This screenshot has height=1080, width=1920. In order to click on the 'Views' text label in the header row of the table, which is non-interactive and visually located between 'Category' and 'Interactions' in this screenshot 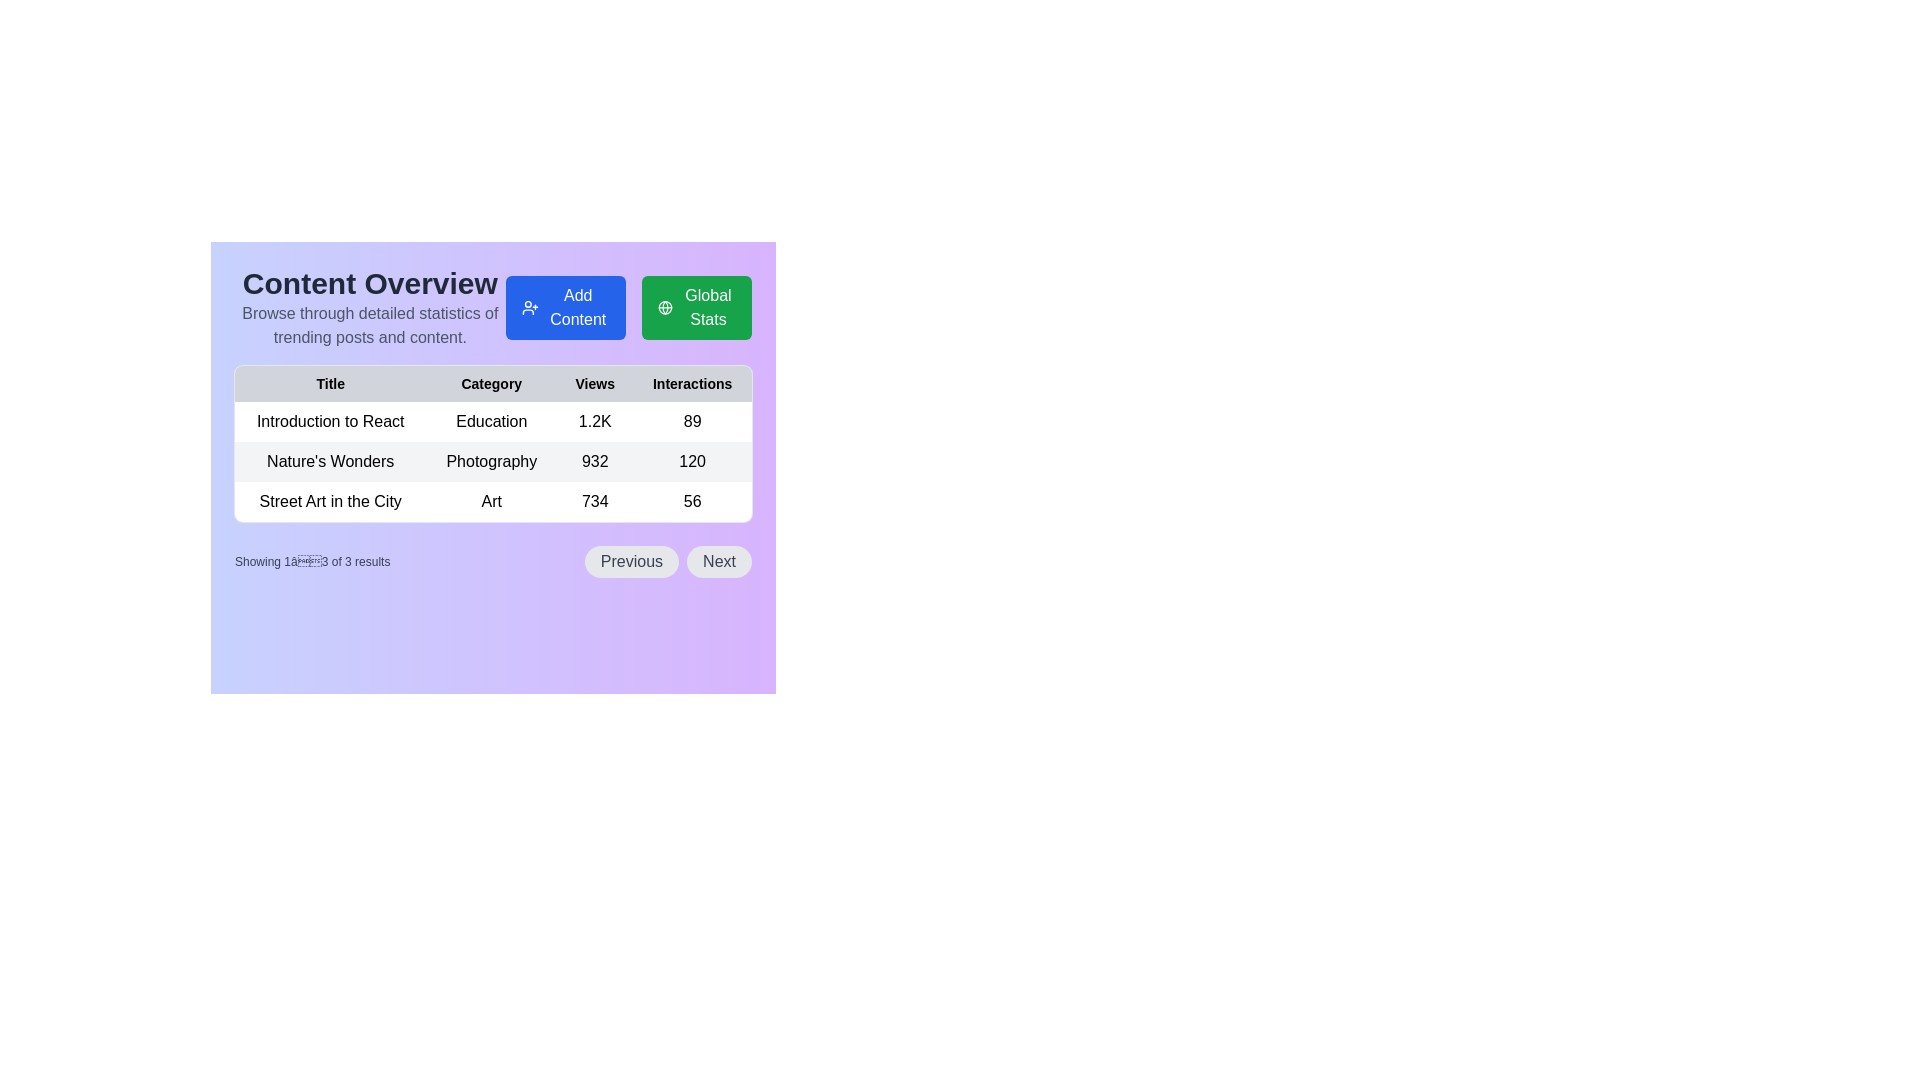, I will do `click(594, 384)`.